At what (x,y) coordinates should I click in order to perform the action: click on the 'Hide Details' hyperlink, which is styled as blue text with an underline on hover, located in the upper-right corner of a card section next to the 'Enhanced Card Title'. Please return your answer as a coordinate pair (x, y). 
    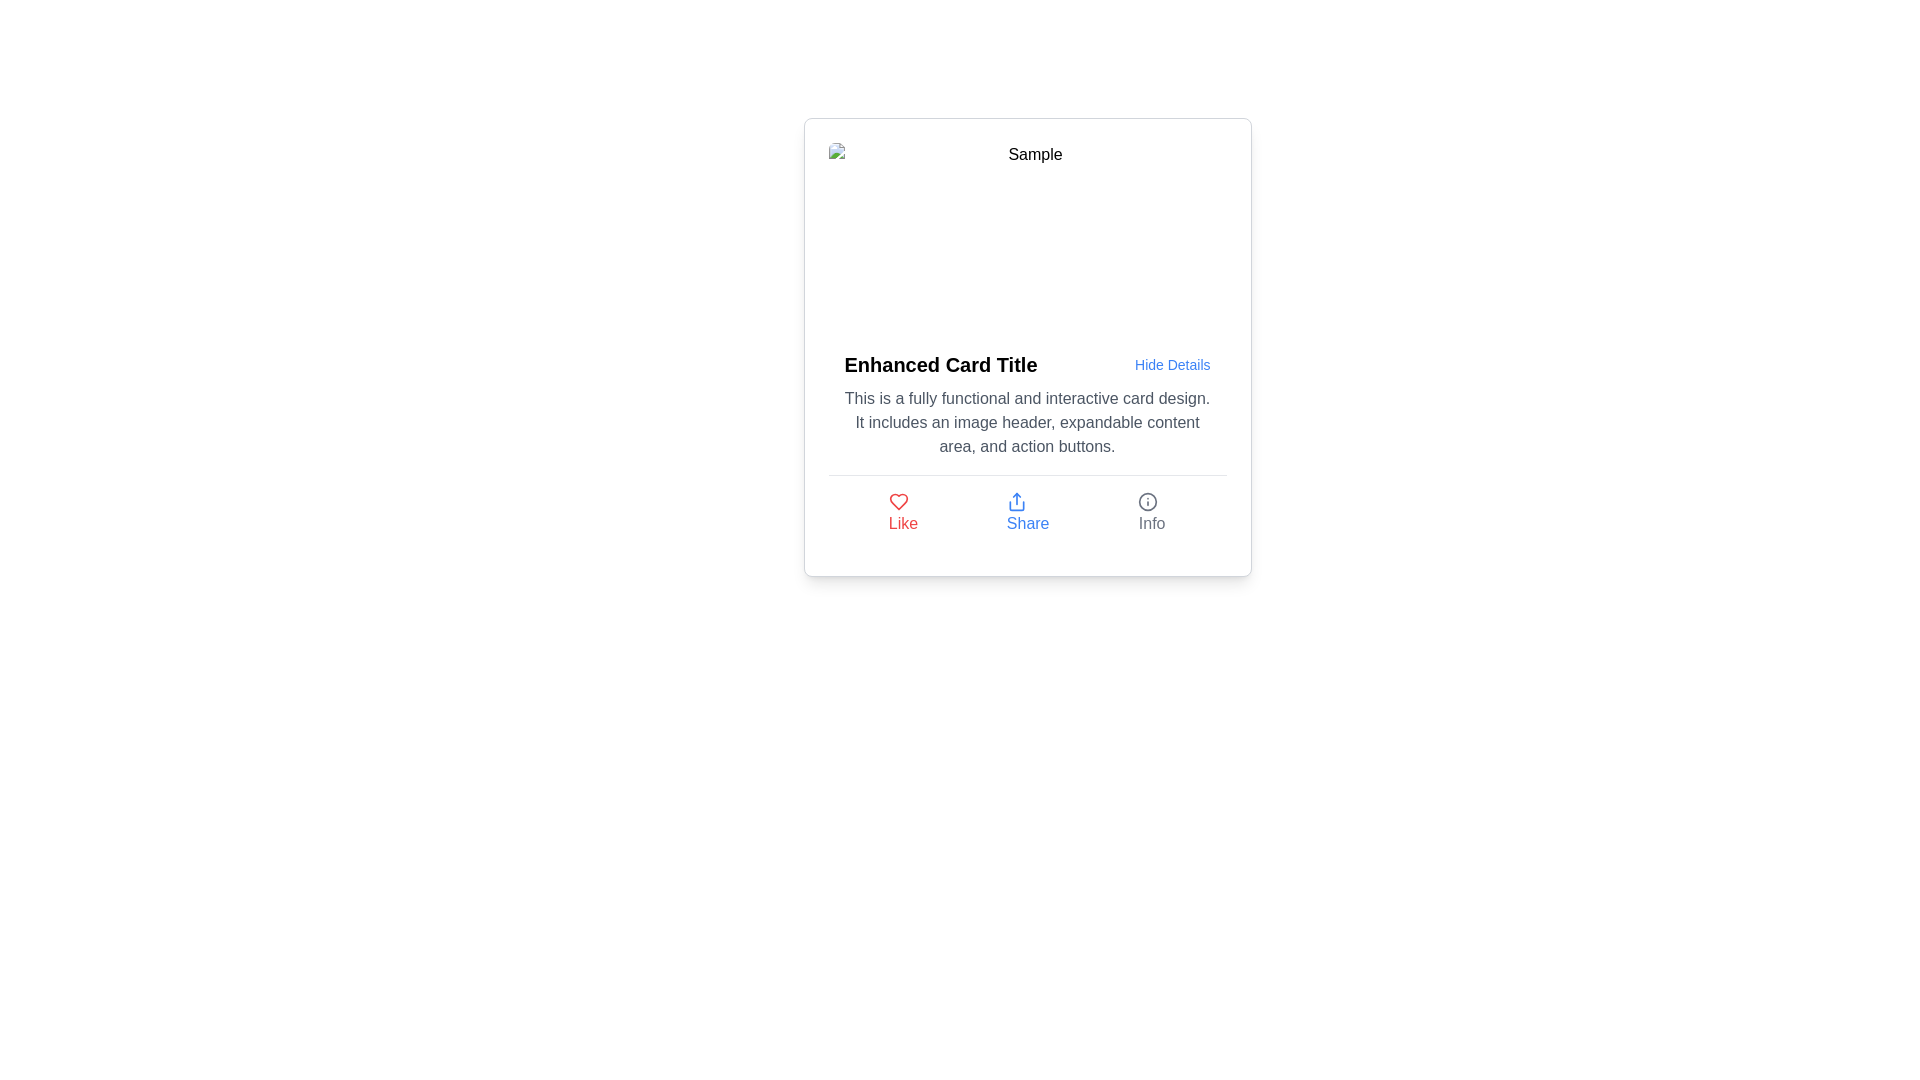
    Looking at the image, I should click on (1172, 365).